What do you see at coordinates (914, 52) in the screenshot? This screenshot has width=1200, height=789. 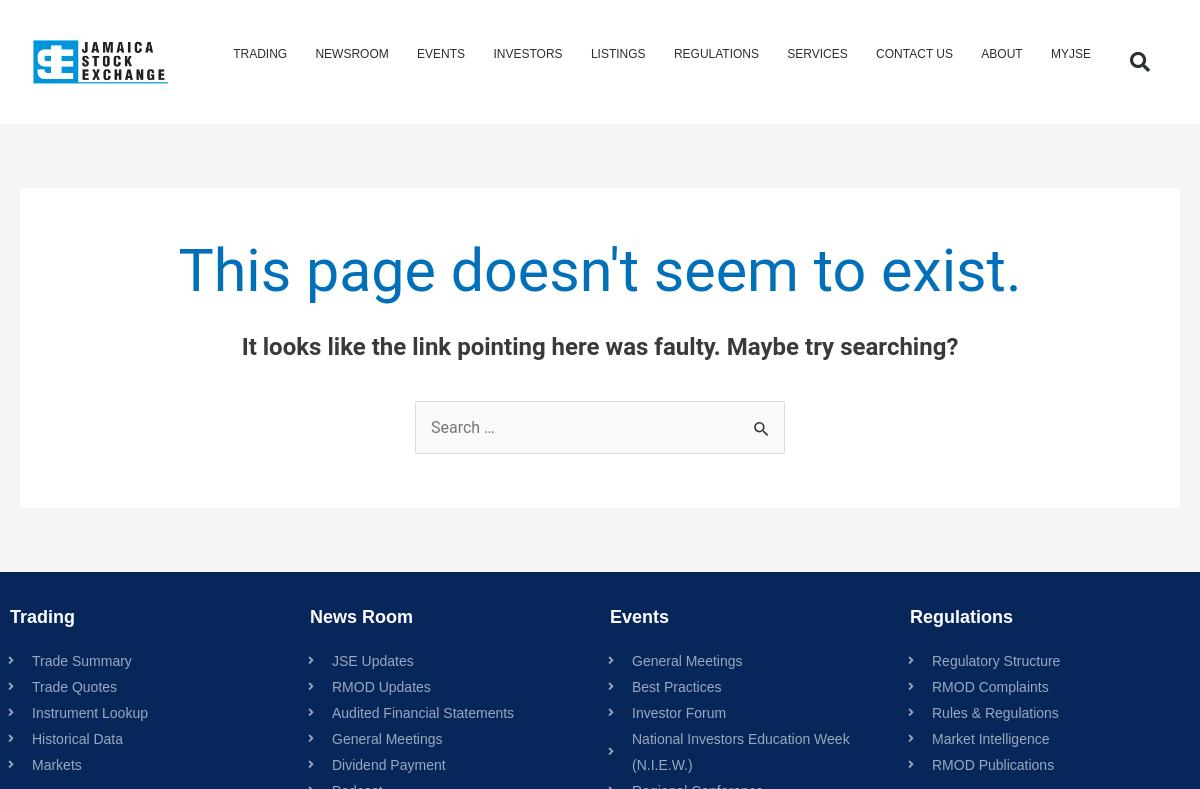 I see `'Contact Us'` at bounding box center [914, 52].